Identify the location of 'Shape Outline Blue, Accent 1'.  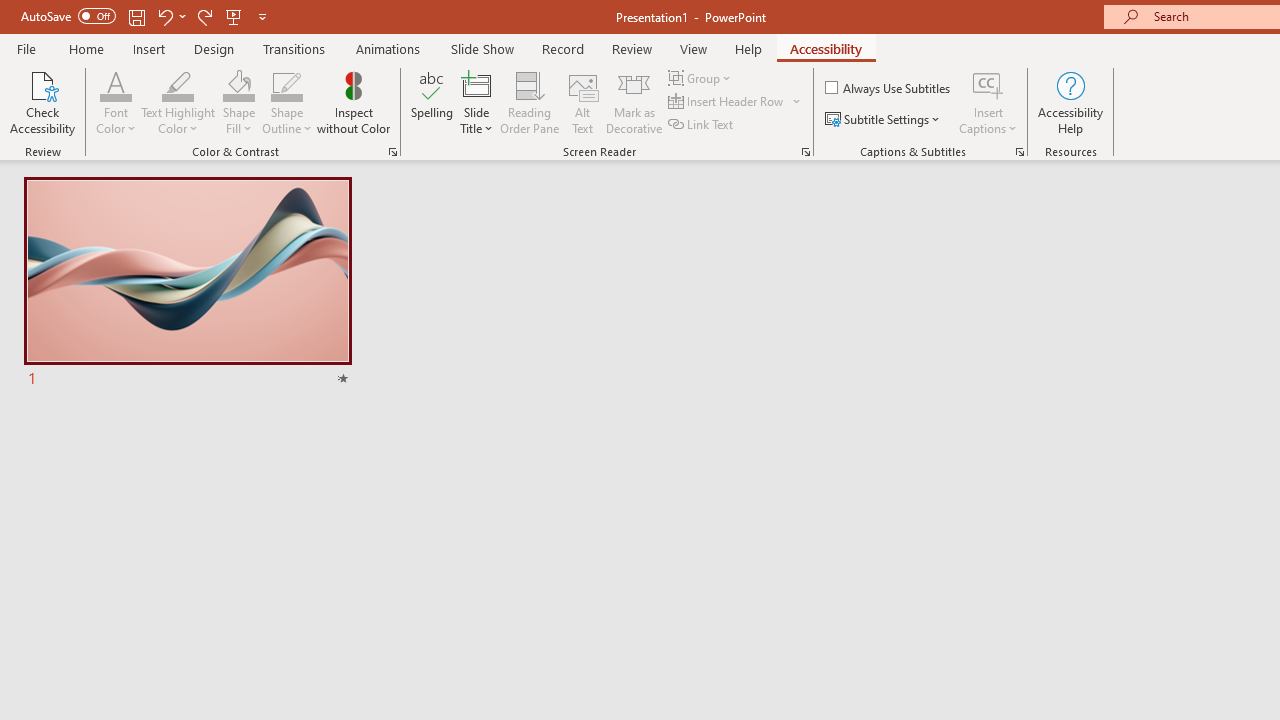
(286, 84).